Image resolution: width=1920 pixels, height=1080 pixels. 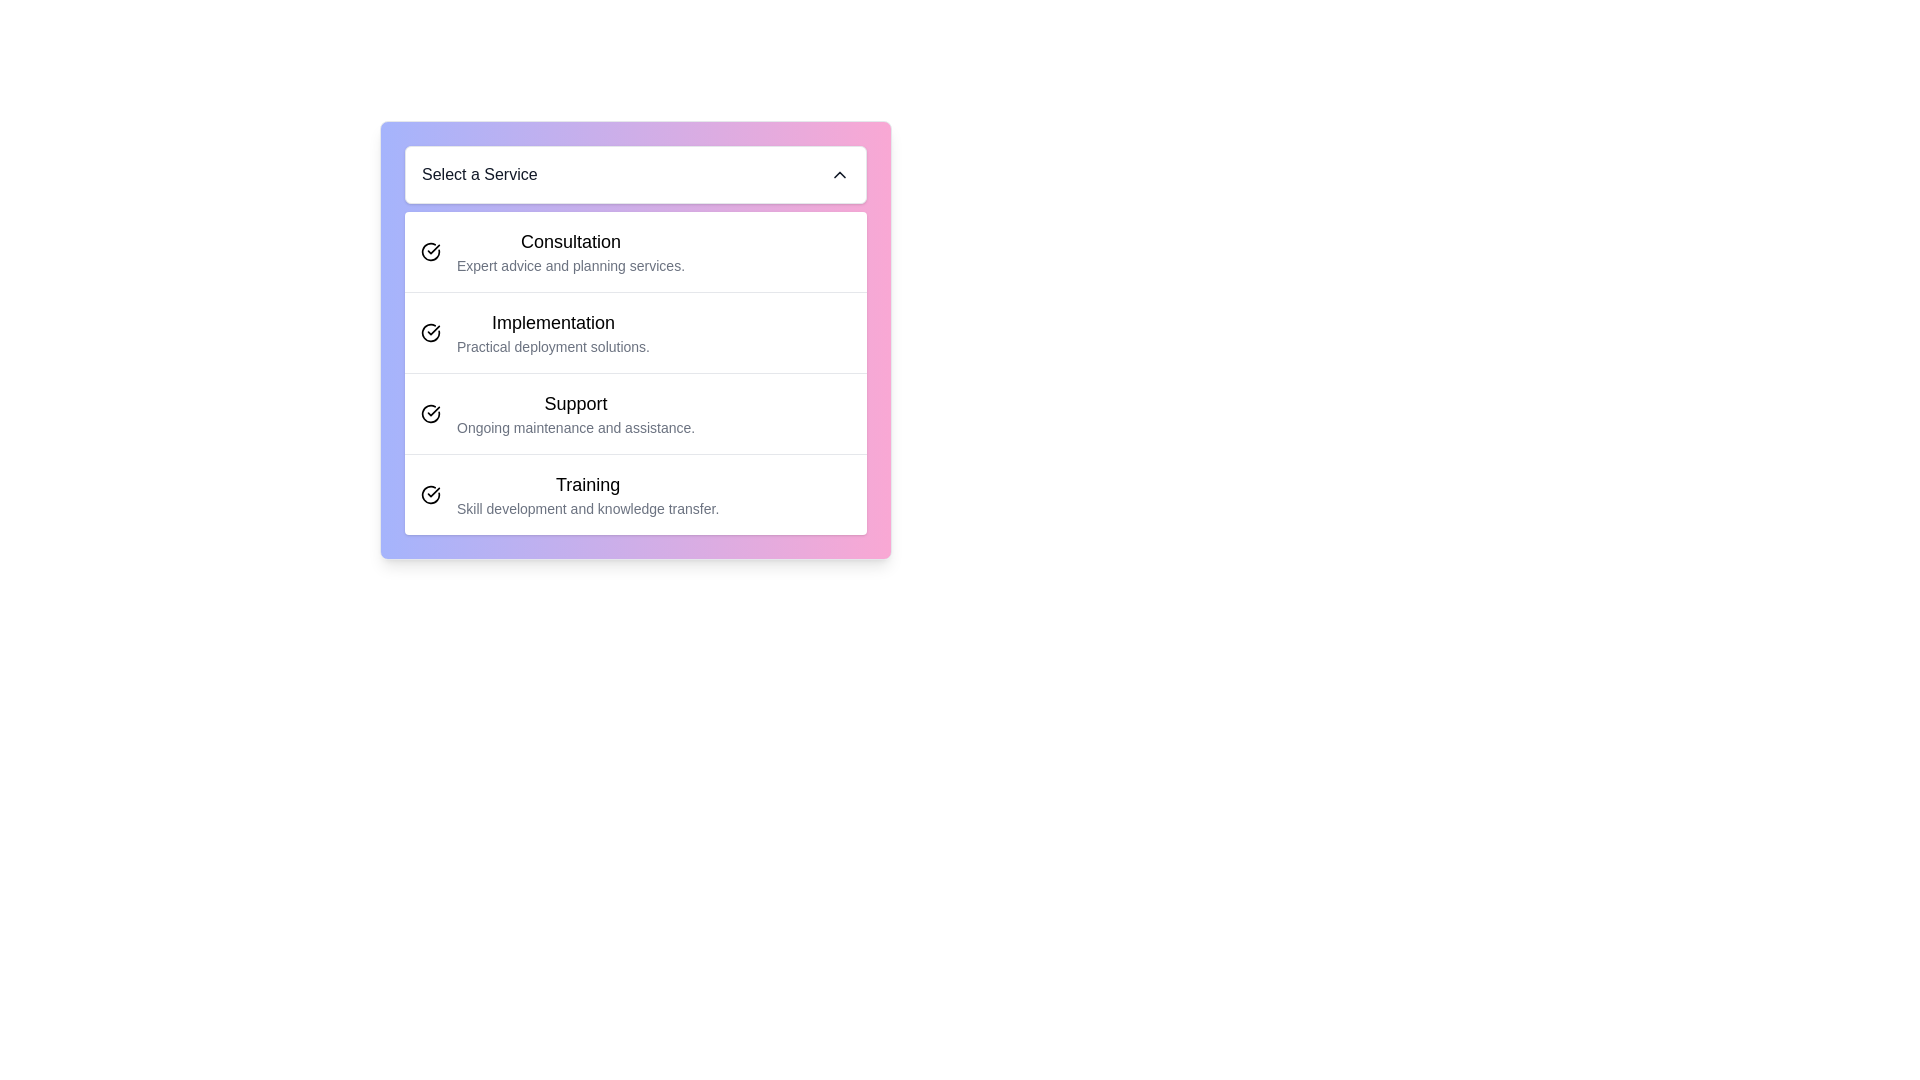 I want to click on the Text label that serves as a title or header for a service item in a list, positioned at the top of a grouped section, so click(x=570, y=241).